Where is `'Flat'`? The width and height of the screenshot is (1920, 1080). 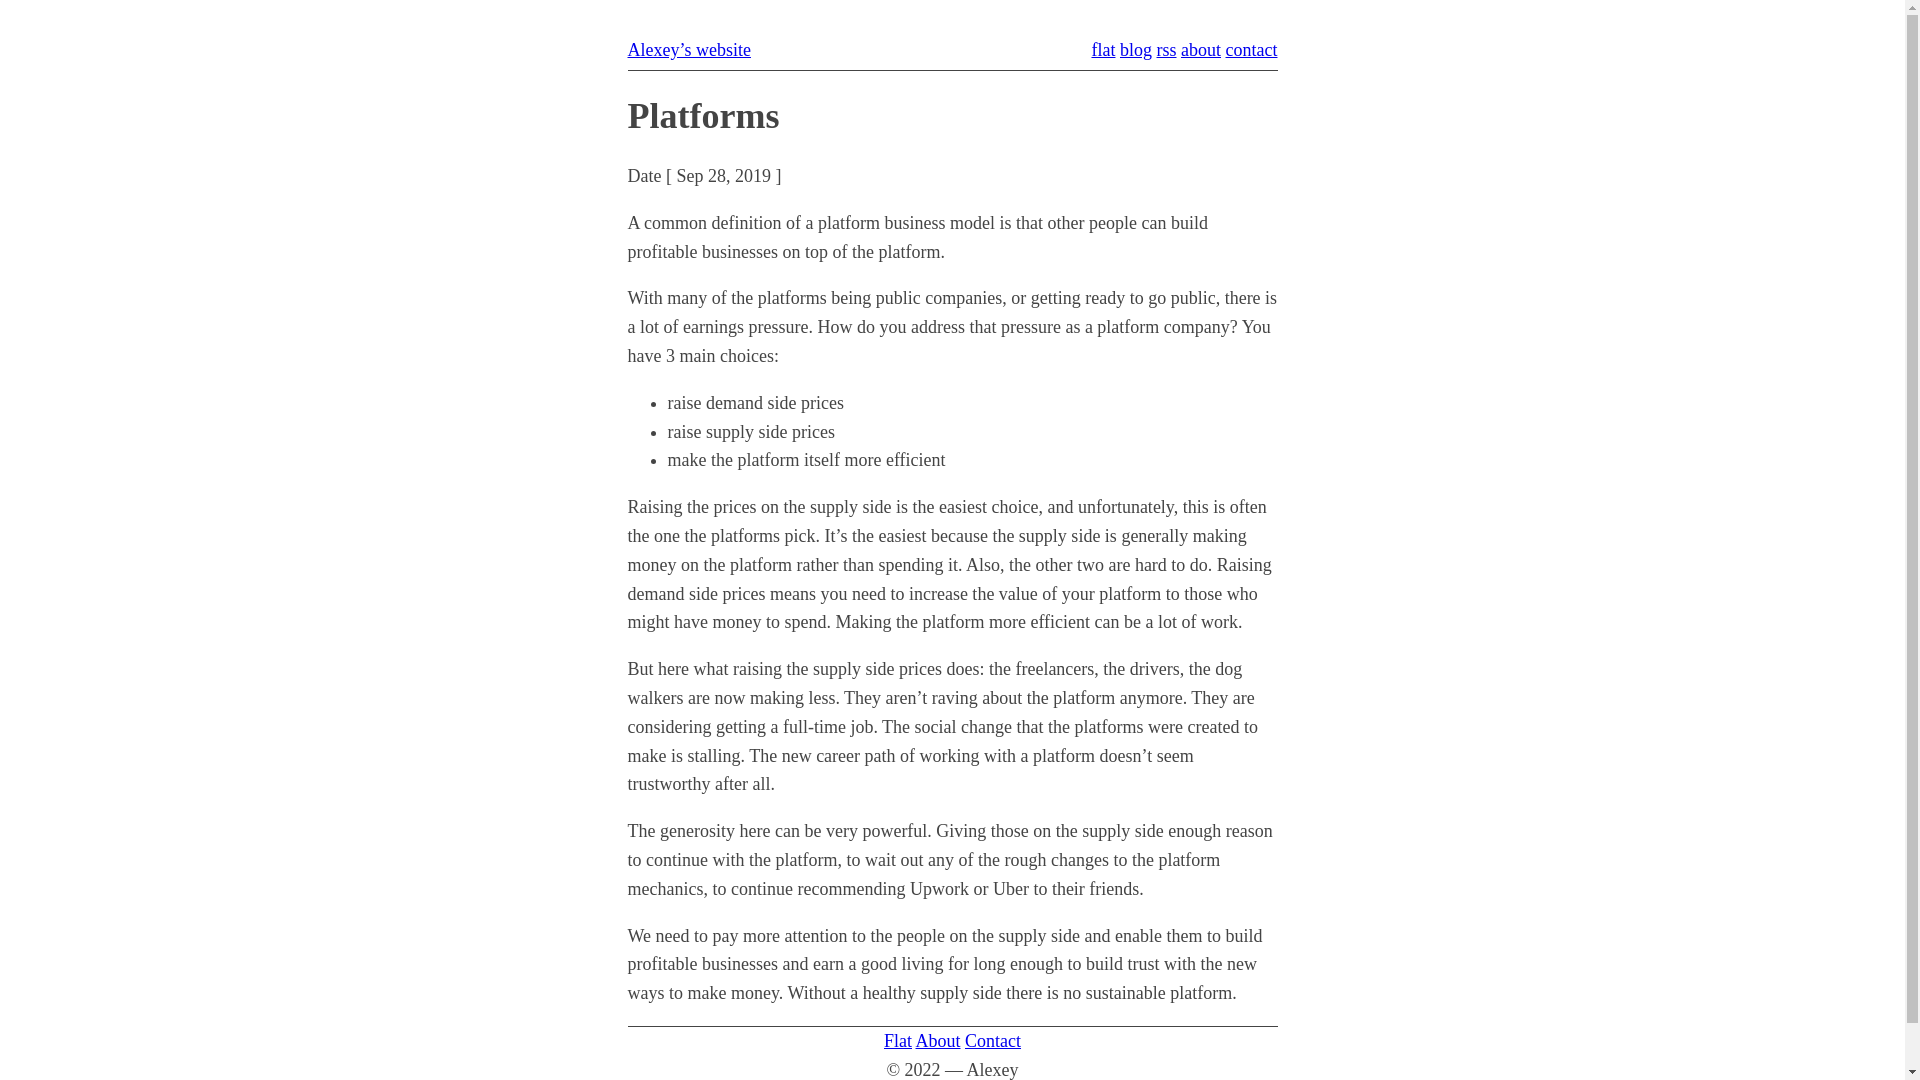 'Flat' is located at coordinates (896, 1040).